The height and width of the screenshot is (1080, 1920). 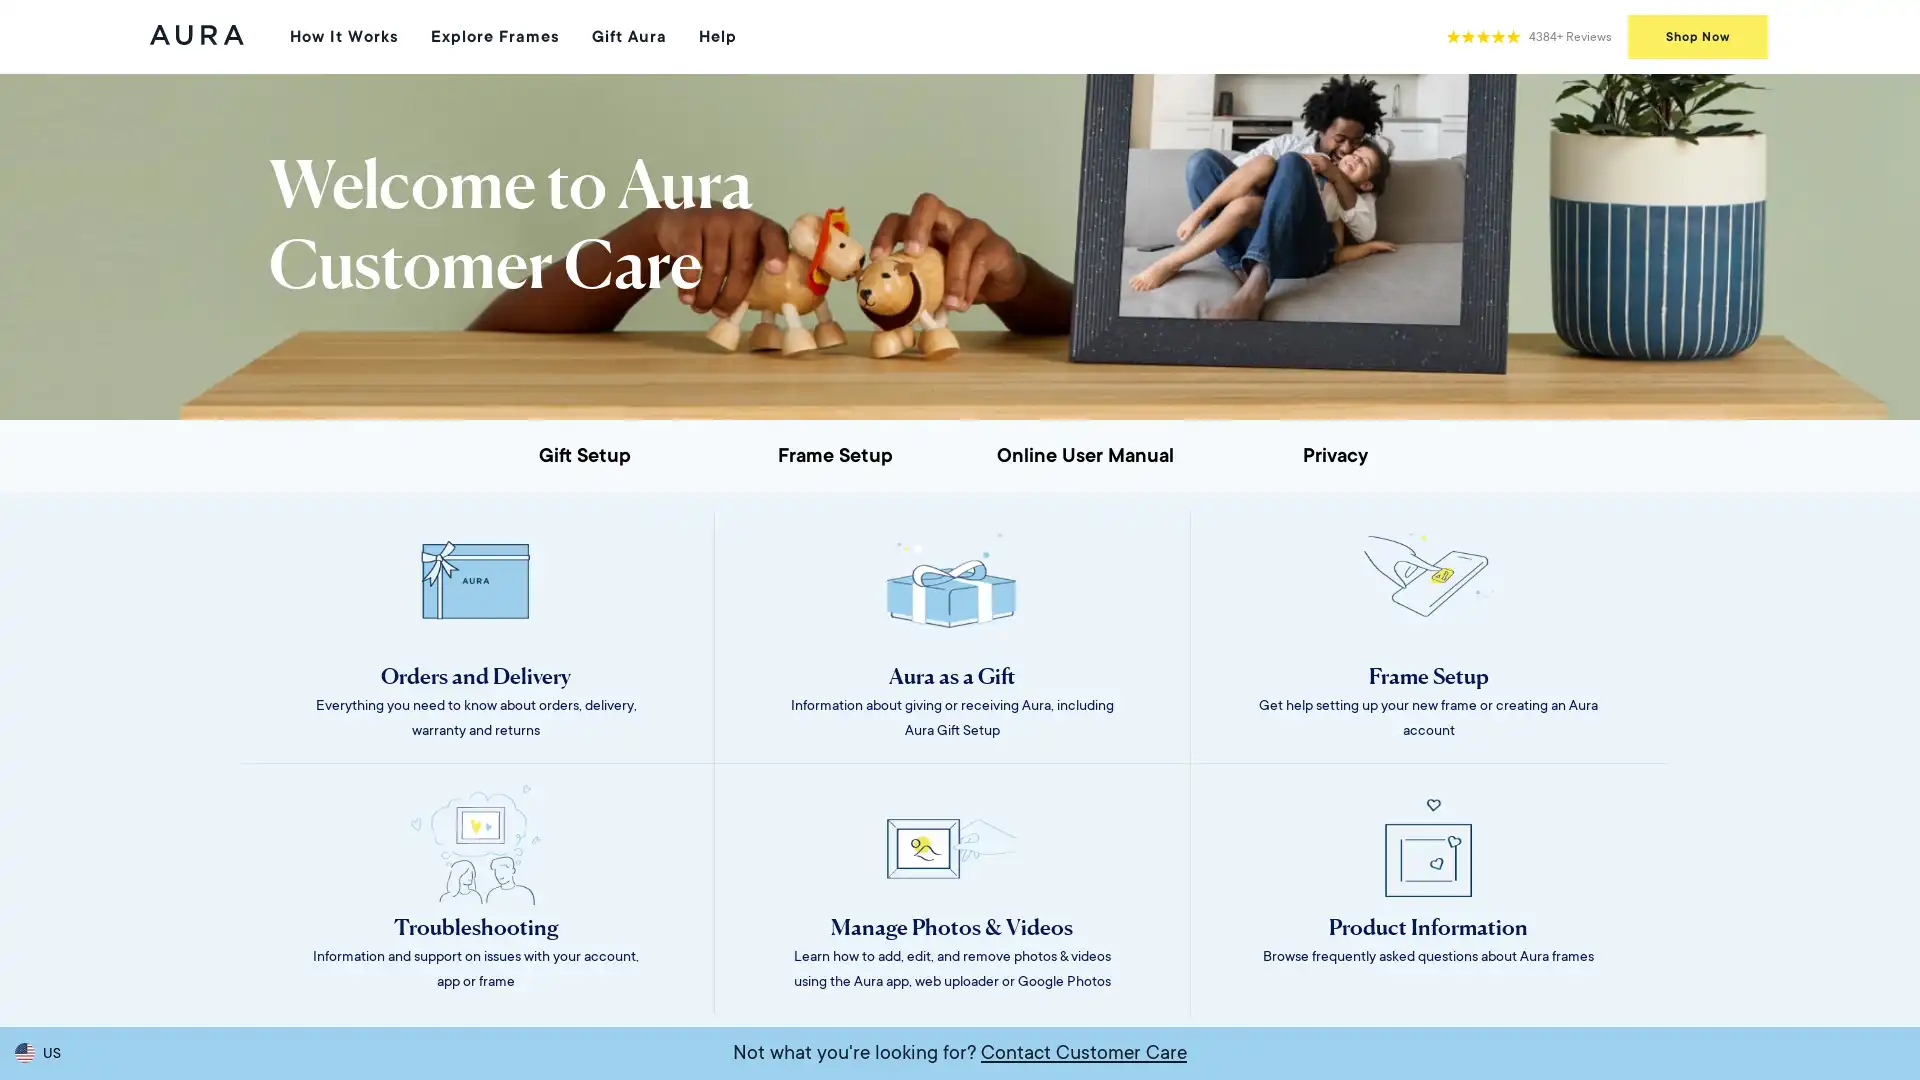 What do you see at coordinates (38, 1052) in the screenshot?
I see `US` at bounding box center [38, 1052].